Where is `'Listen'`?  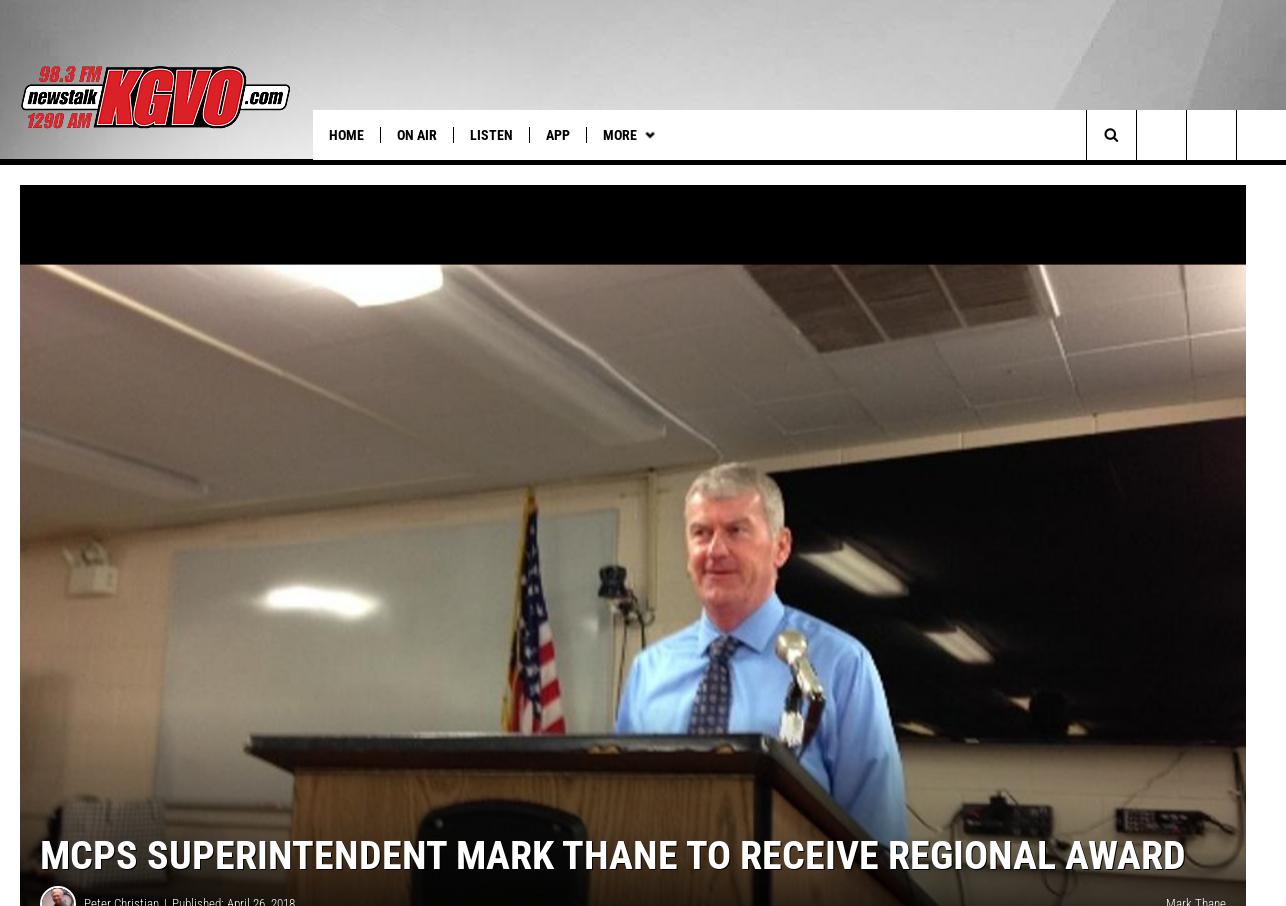
'Listen' is located at coordinates (469, 133).